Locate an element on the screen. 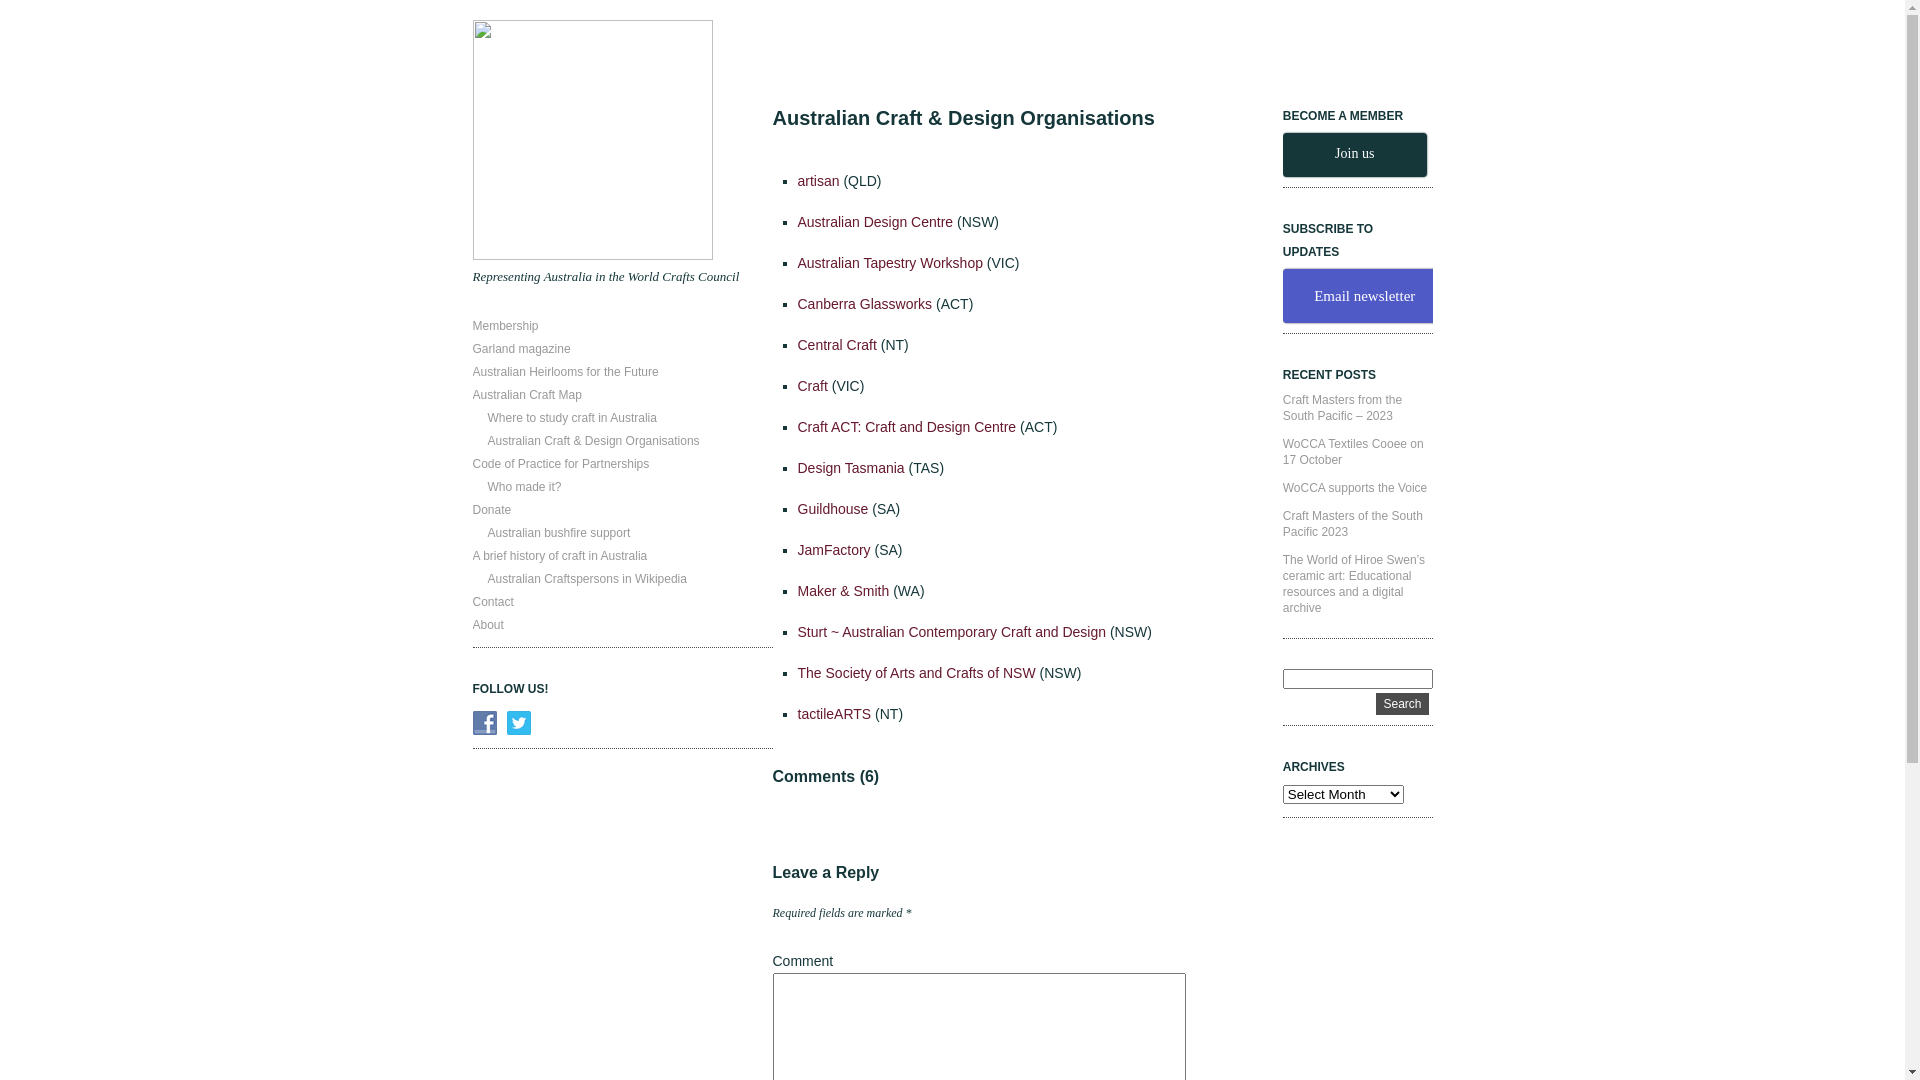  'WoCCA Textiles Cooee on 17 October' is located at coordinates (1353, 451).